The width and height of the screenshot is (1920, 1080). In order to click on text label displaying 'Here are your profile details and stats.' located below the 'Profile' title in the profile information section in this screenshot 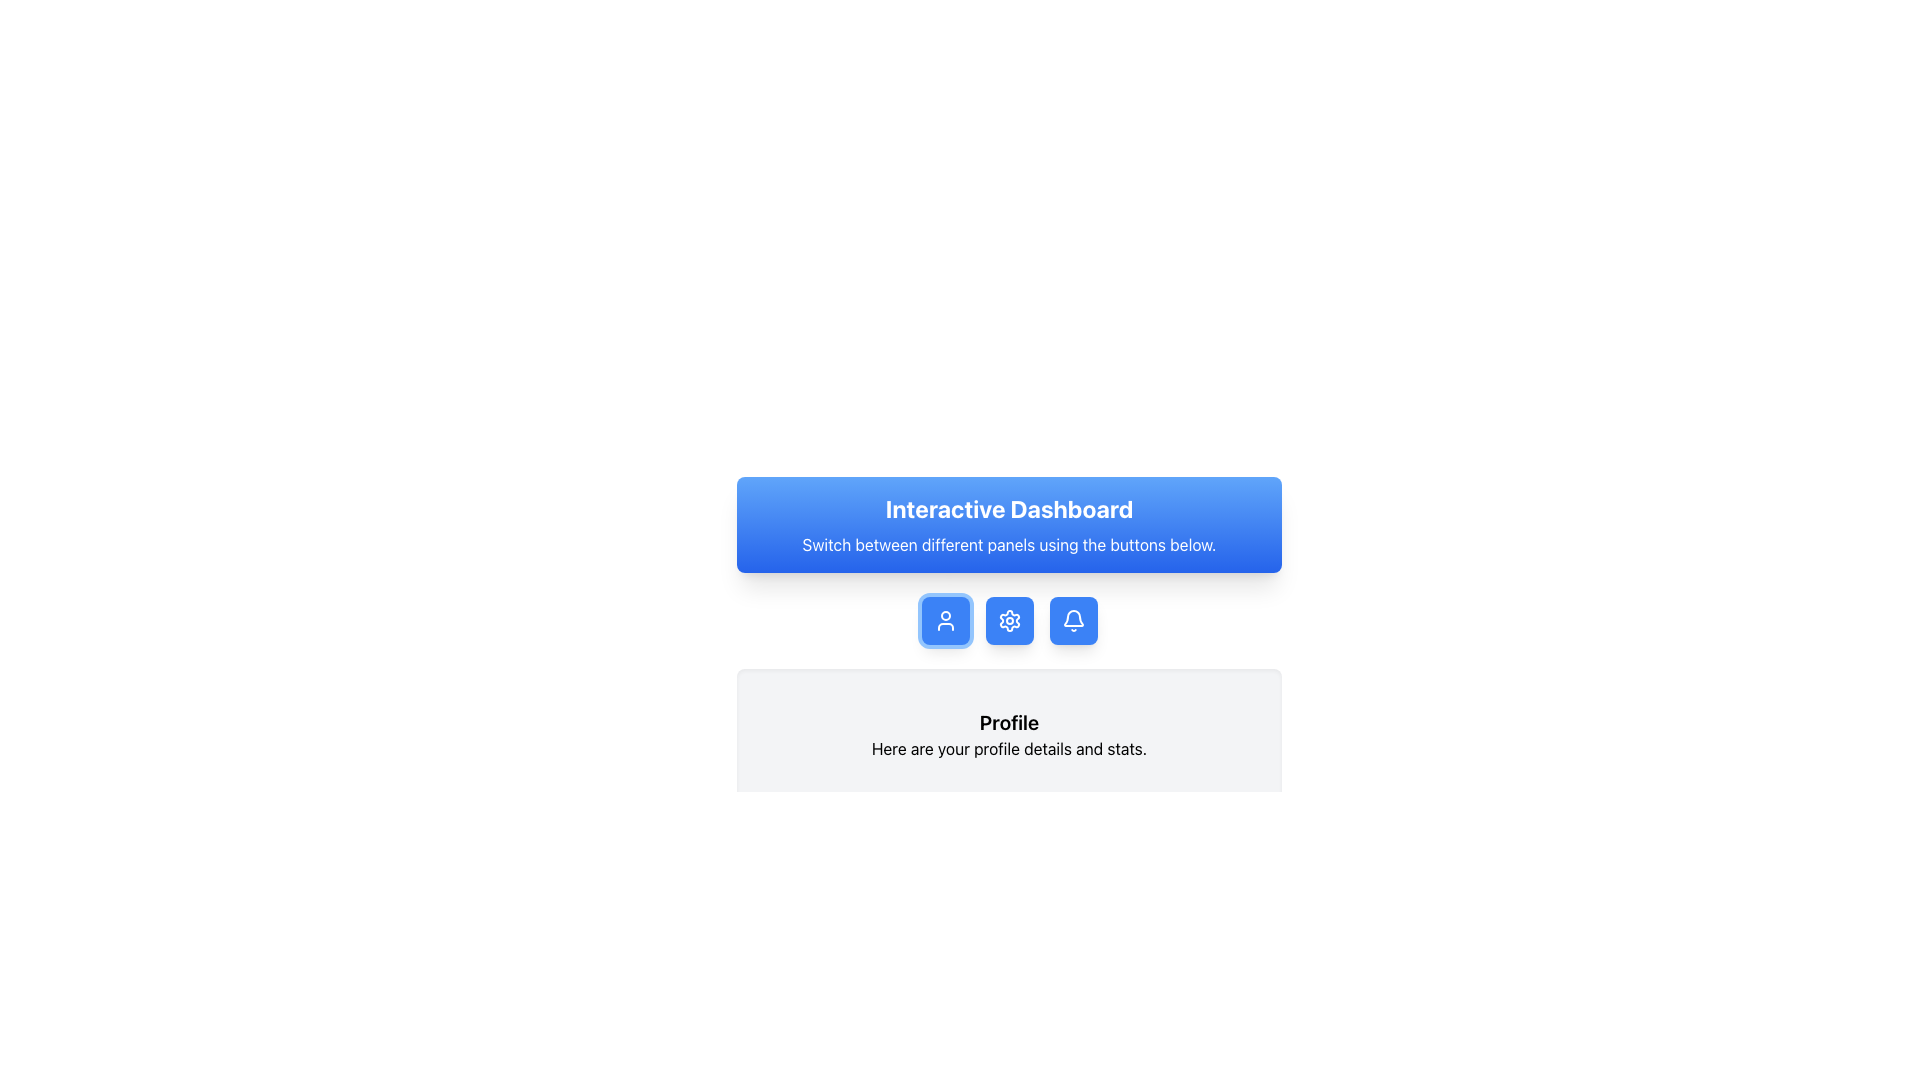, I will do `click(1009, 748)`.